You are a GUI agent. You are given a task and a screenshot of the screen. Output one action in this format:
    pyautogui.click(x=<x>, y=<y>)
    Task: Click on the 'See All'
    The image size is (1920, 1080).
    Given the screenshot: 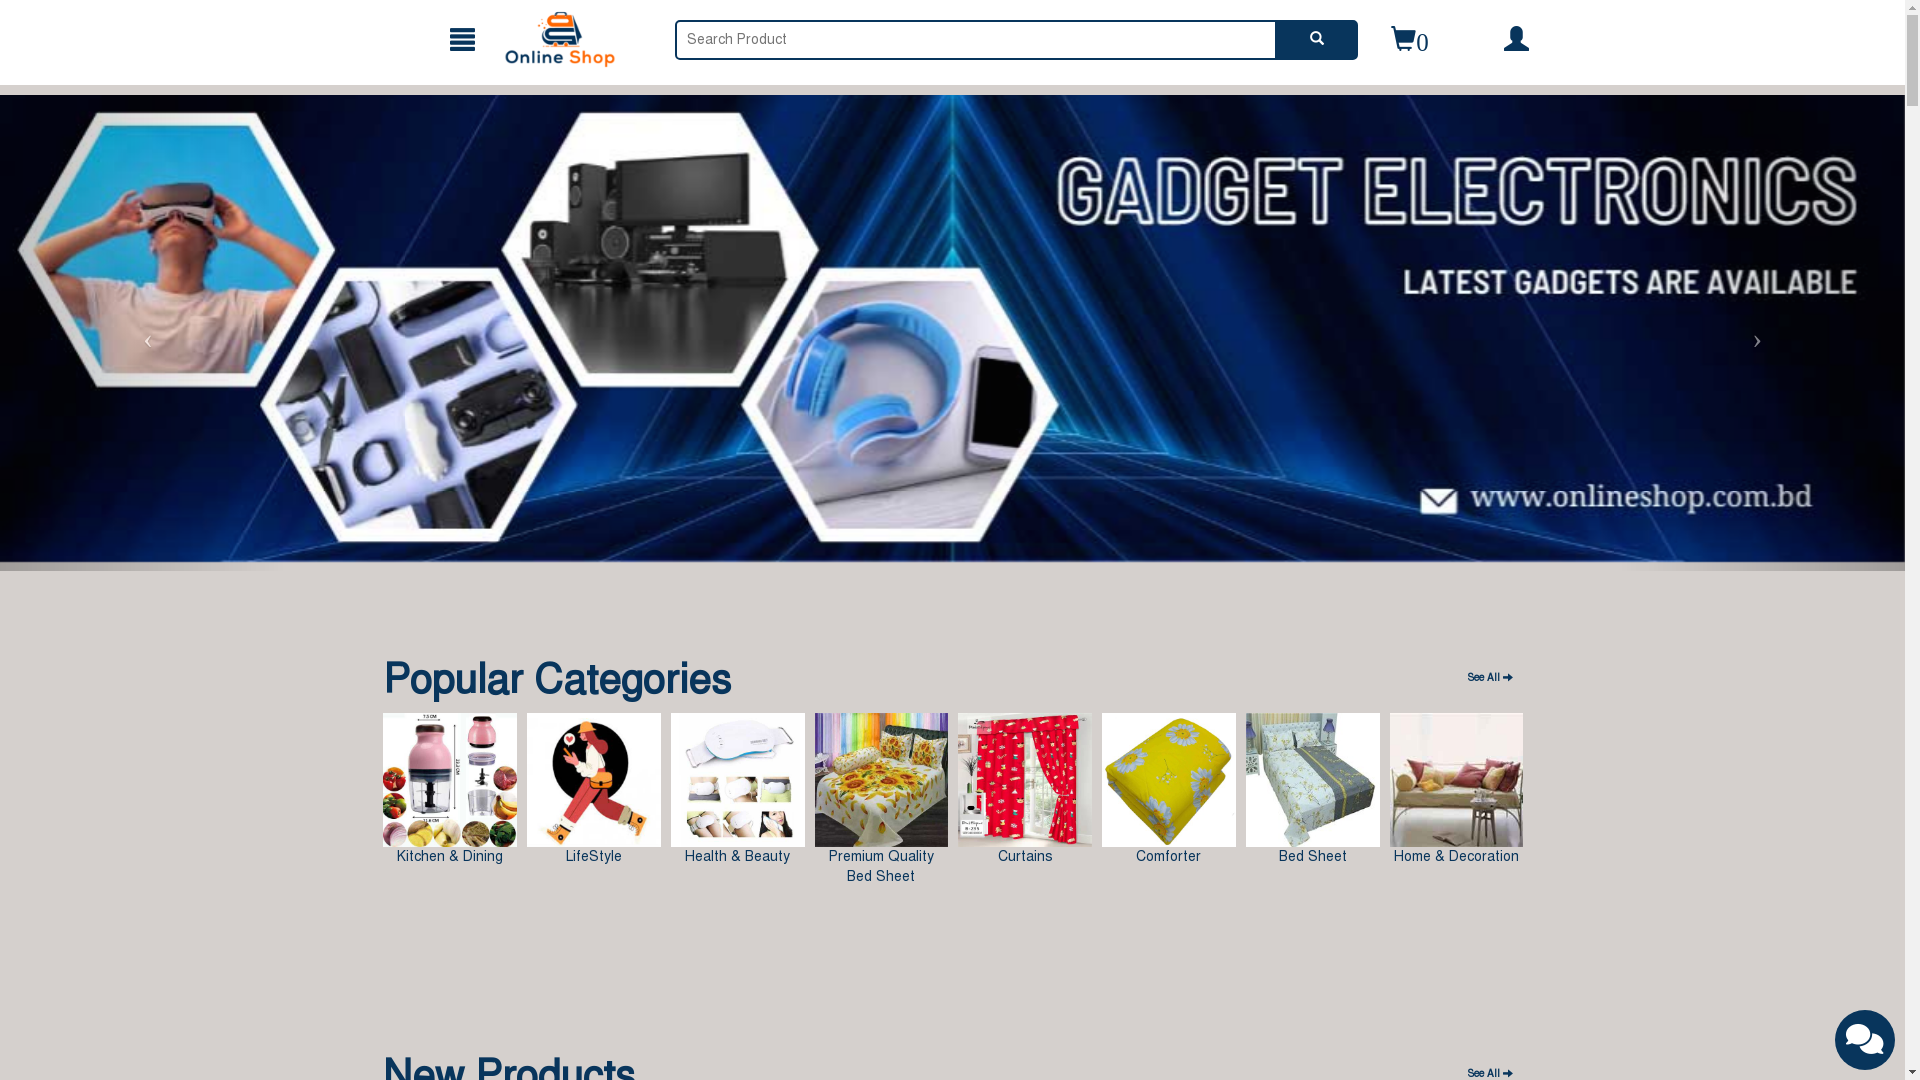 What is the action you would take?
    pyautogui.click(x=1458, y=677)
    